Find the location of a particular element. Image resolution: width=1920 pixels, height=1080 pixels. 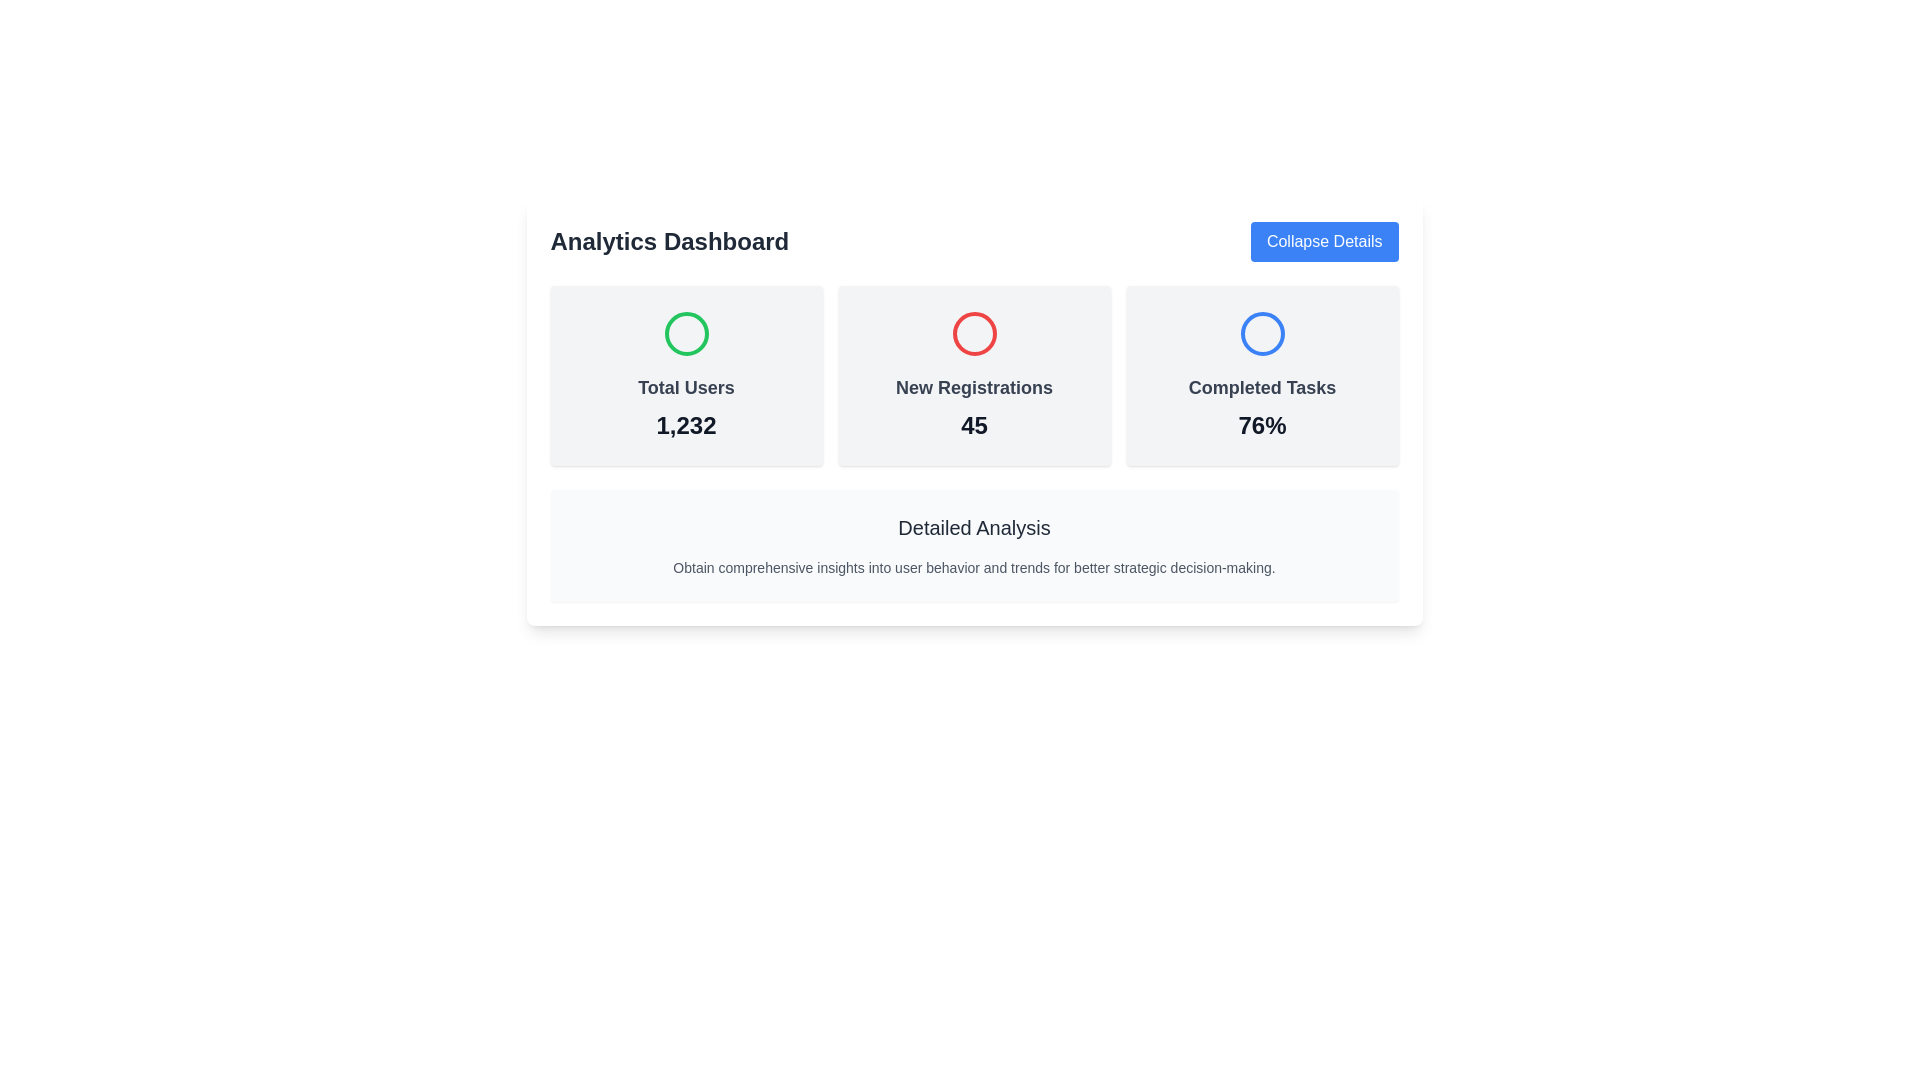

the text element displaying '76%' in bold and large font, located beneath the header 'Completed Tasks' within a light gray-background card is located at coordinates (1261, 424).